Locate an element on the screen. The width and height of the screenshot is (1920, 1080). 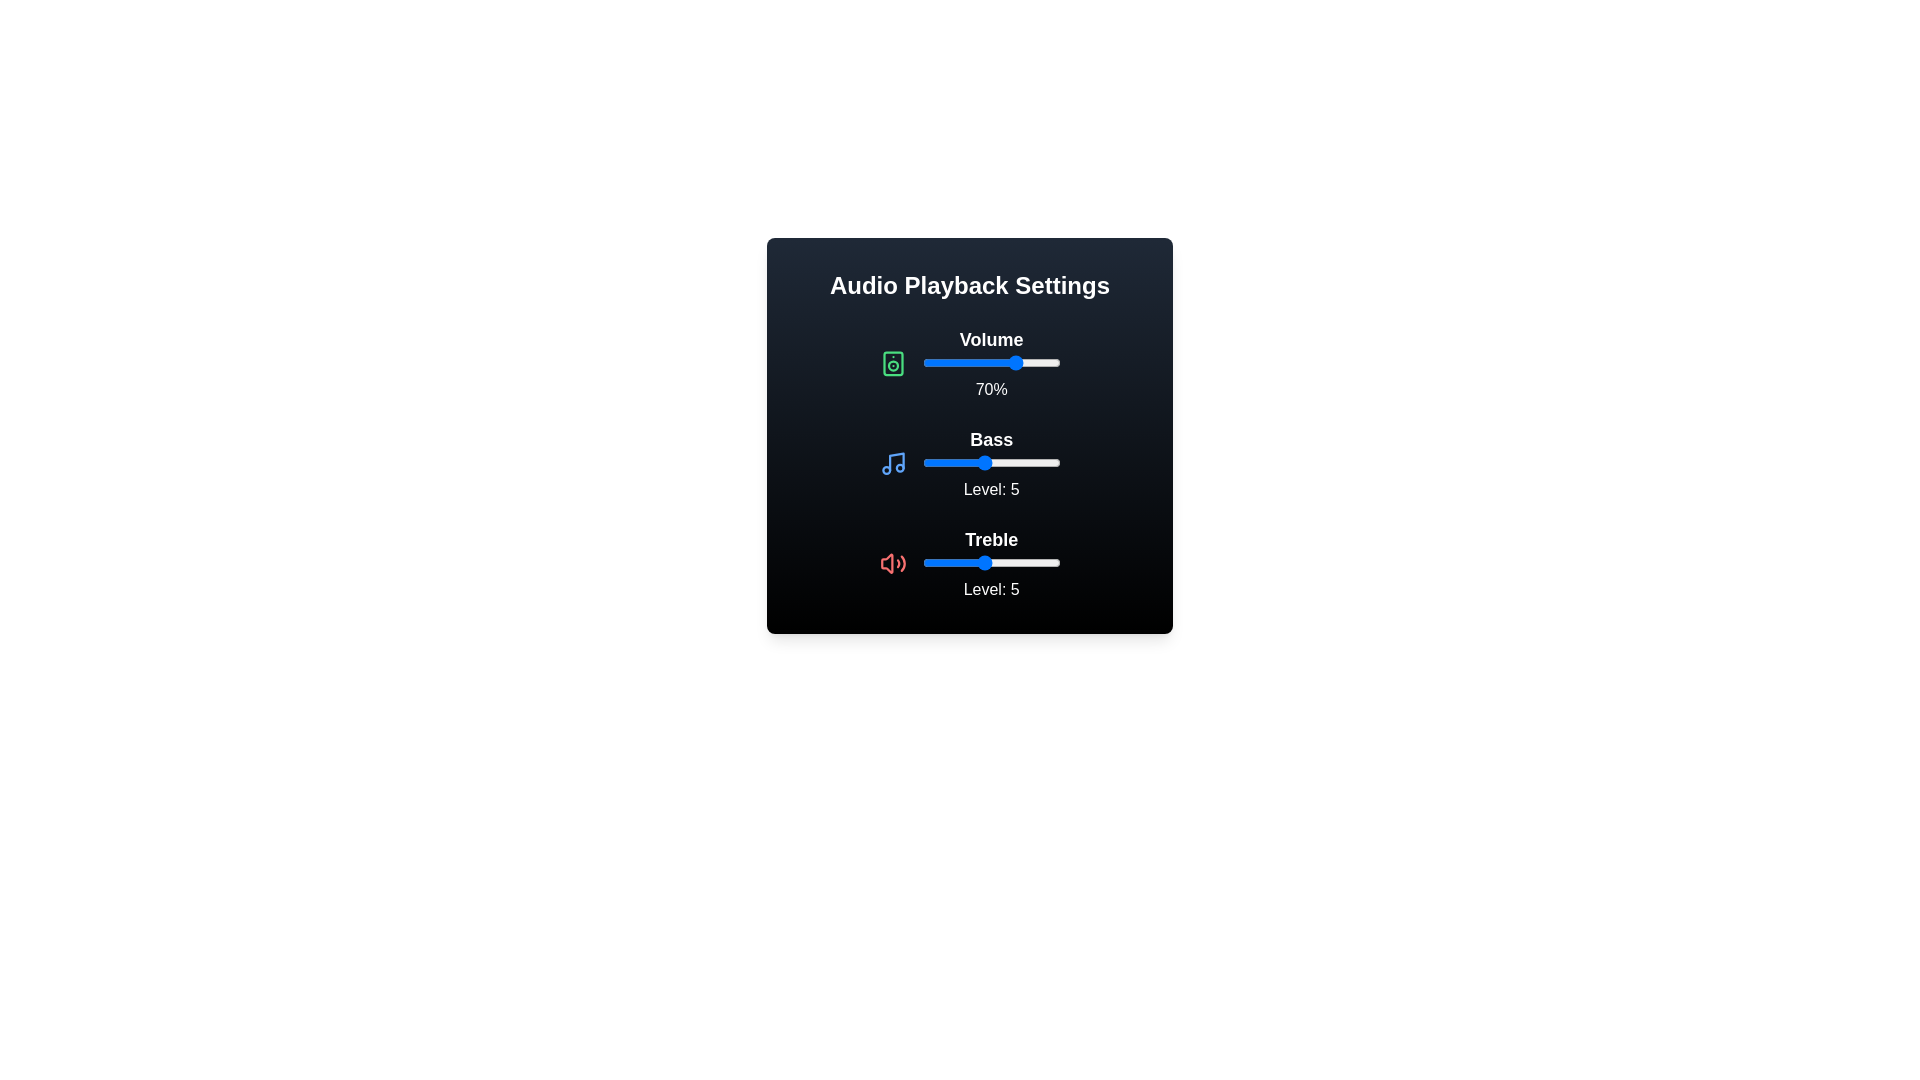
the volume slider is located at coordinates (998, 362).